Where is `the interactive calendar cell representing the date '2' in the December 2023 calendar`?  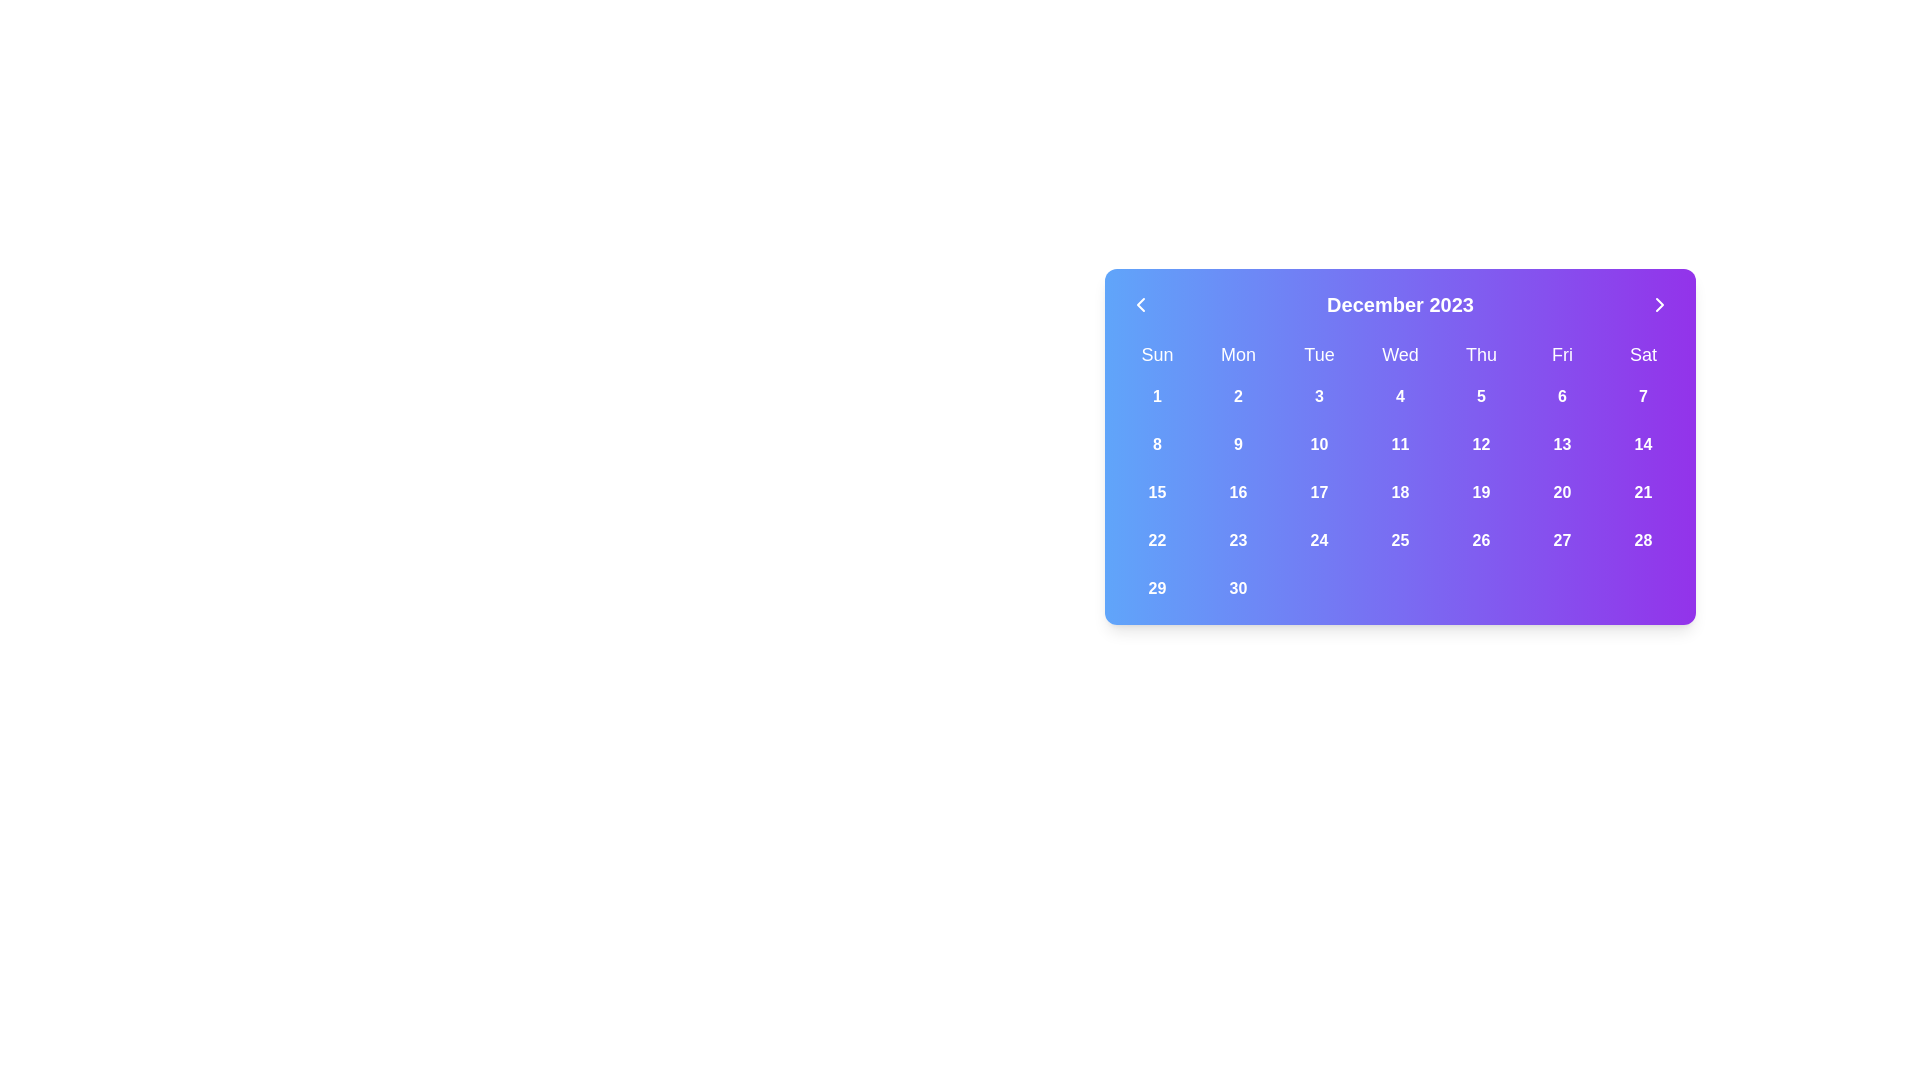
the interactive calendar cell representing the date '2' in the December 2023 calendar is located at coordinates (1237, 397).